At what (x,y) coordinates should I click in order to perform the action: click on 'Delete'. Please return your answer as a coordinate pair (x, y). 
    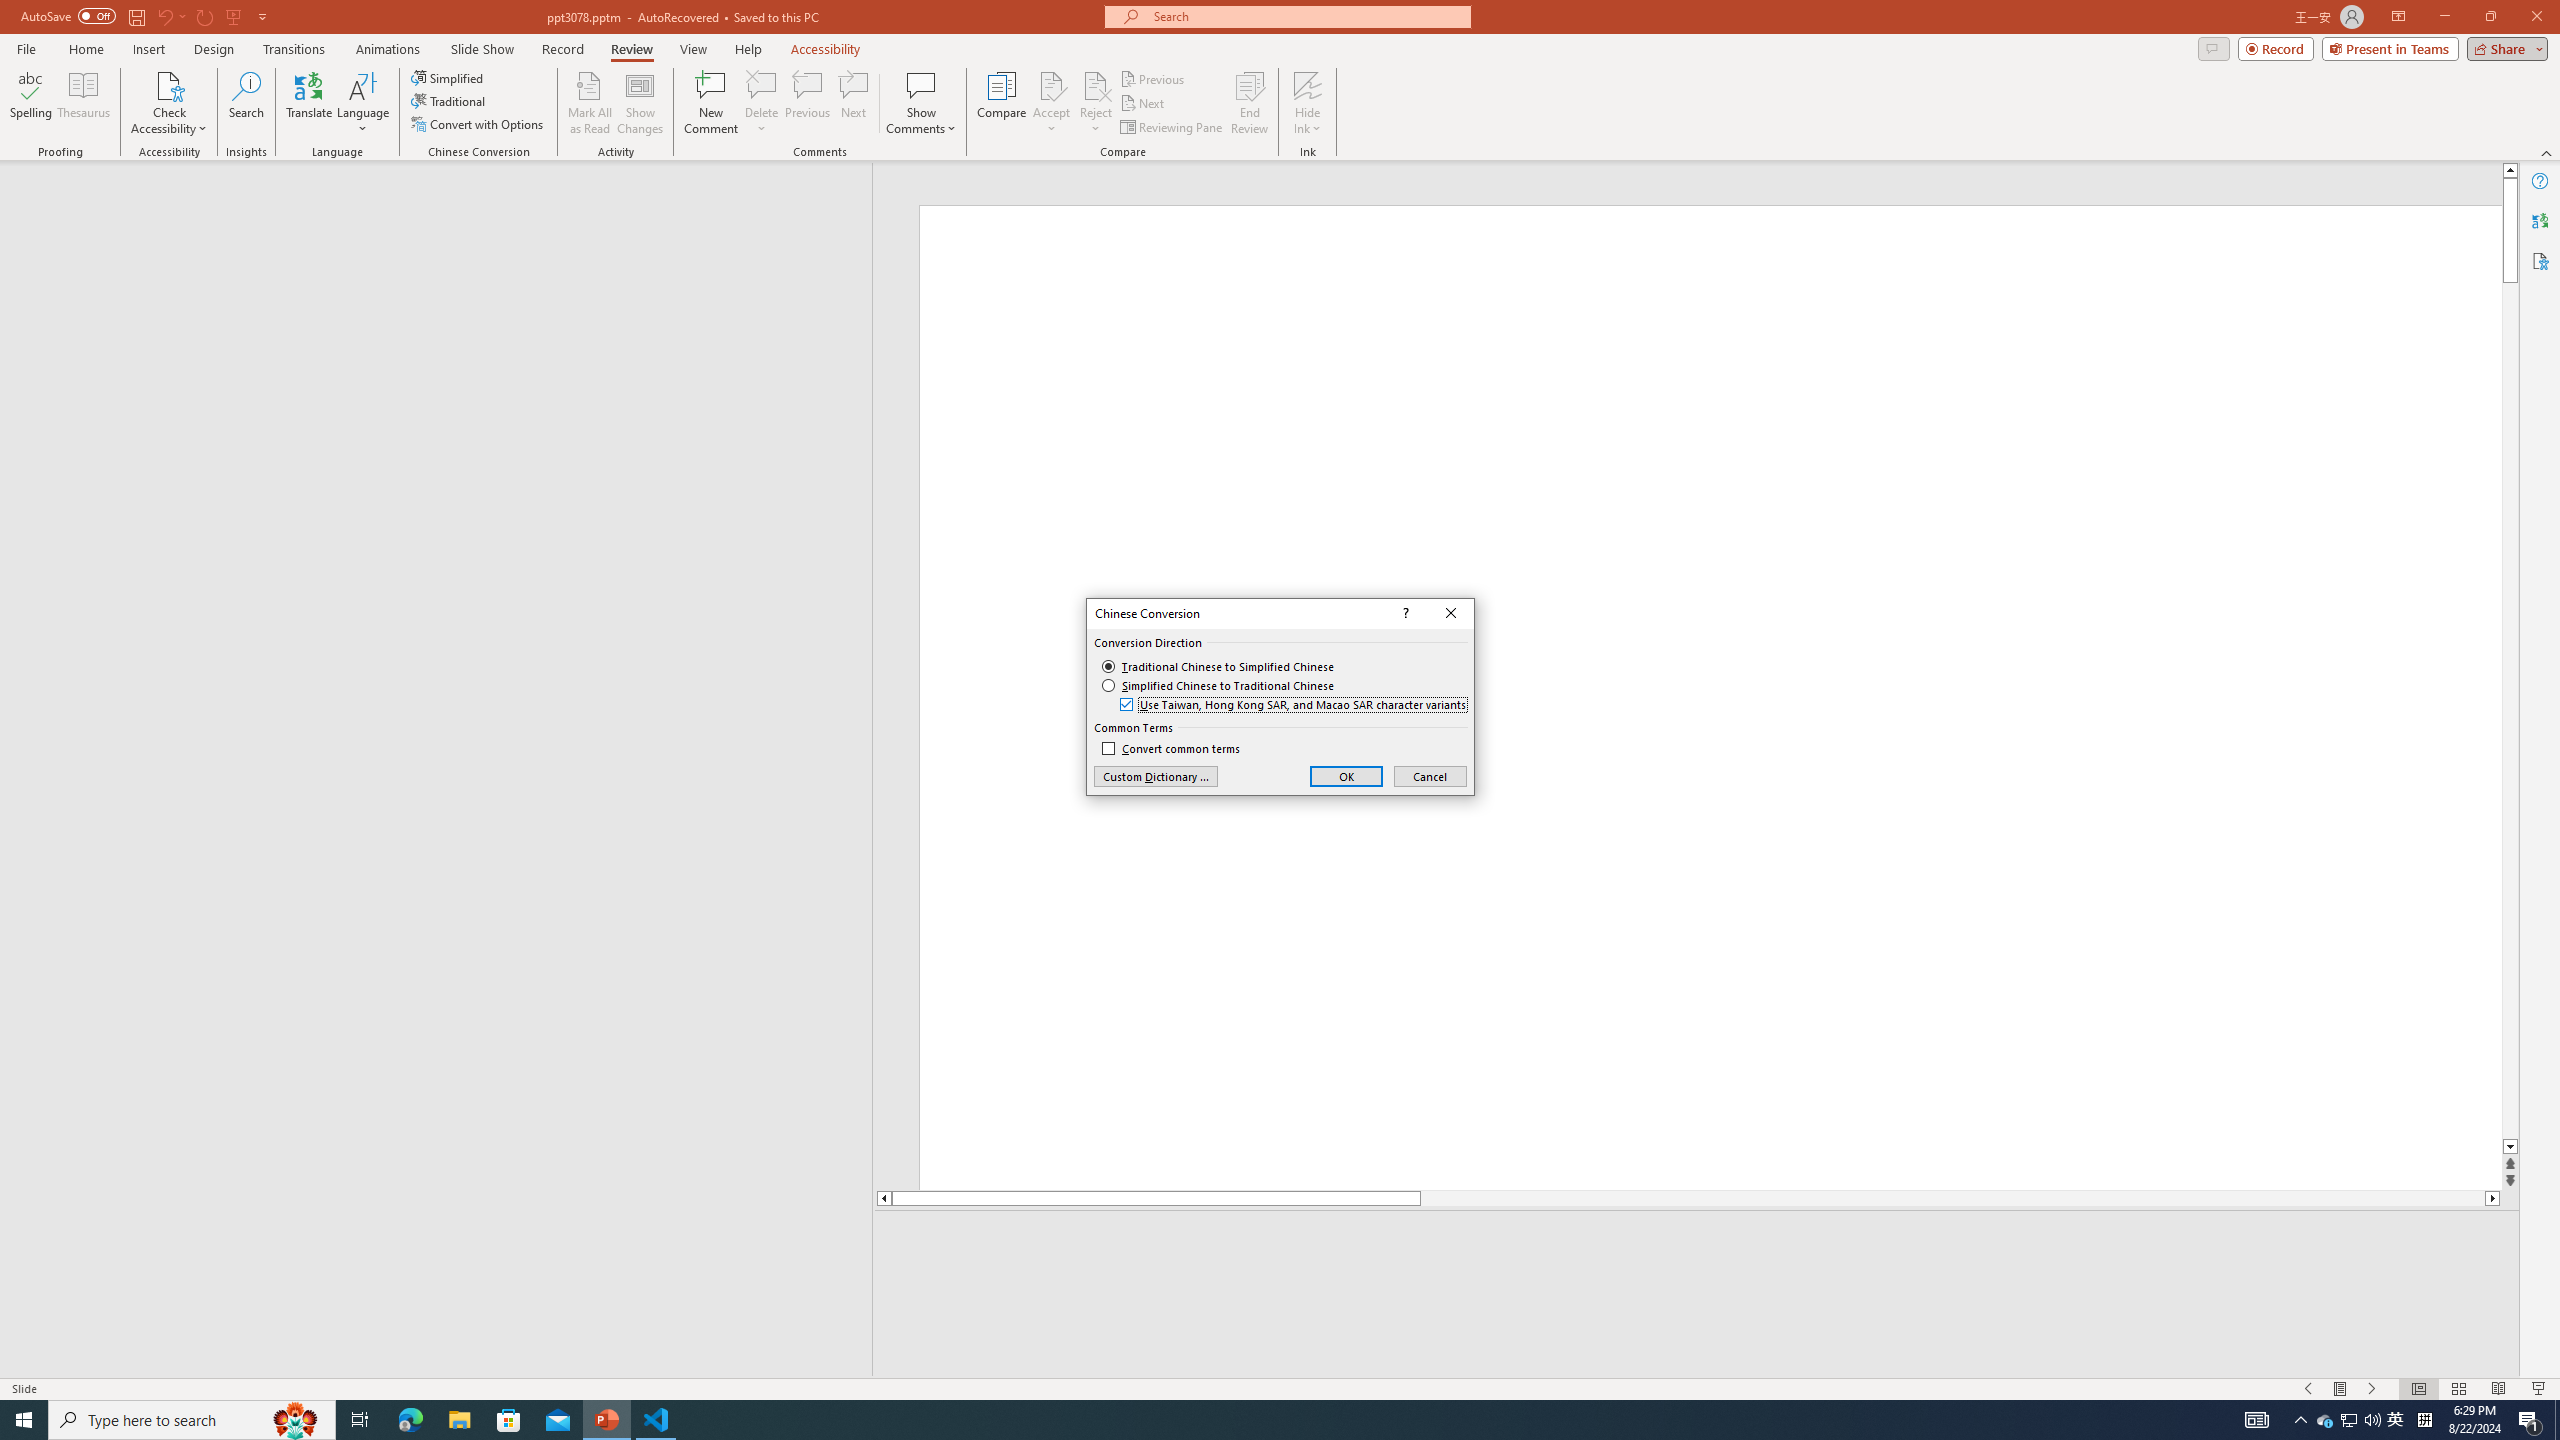
    Looking at the image, I should click on (761, 84).